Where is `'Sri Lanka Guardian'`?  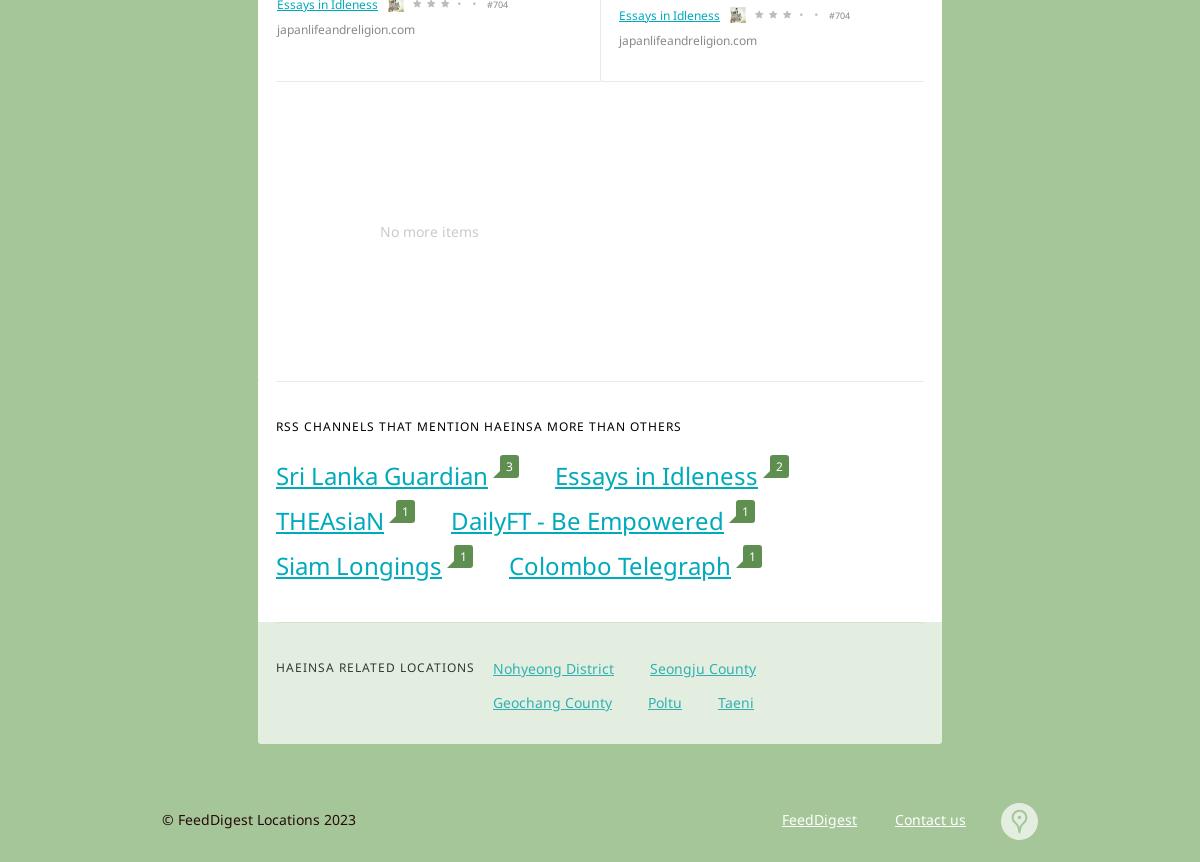 'Sri Lanka Guardian' is located at coordinates (275, 475).